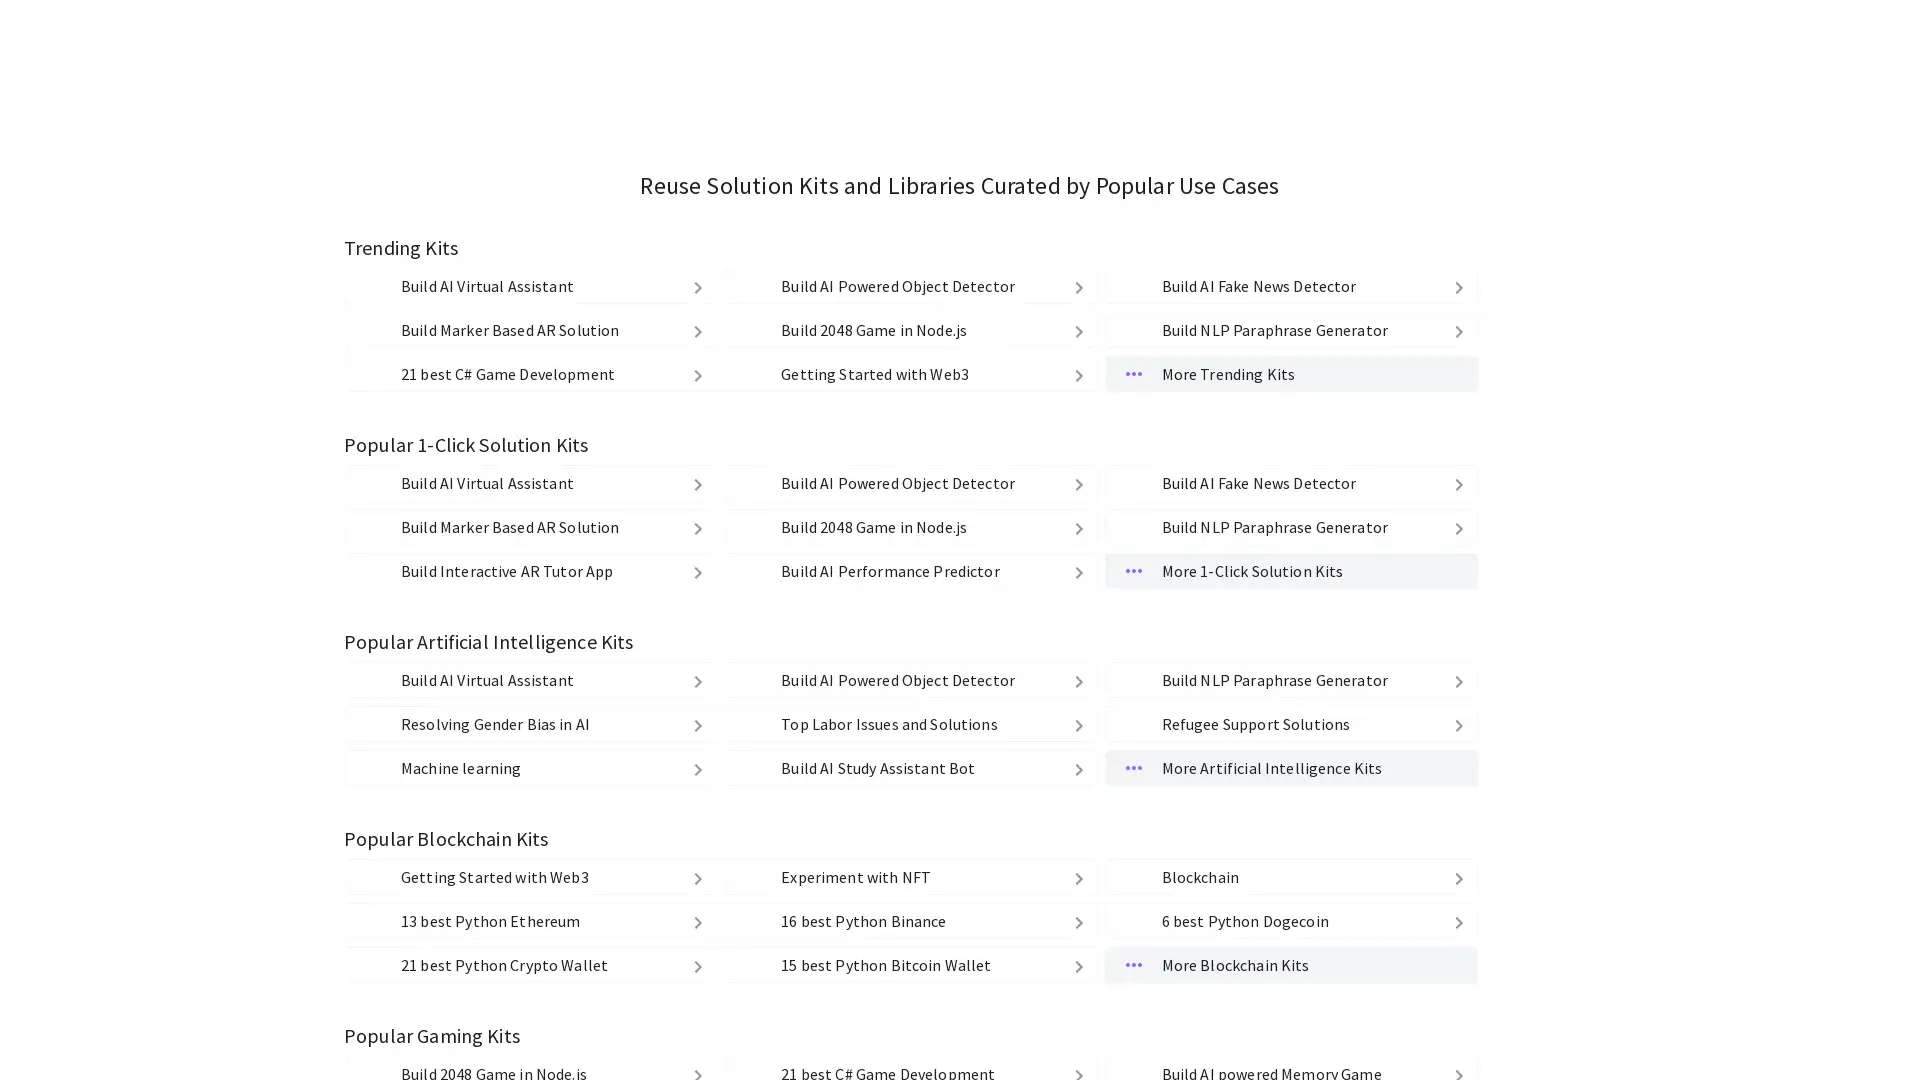 This screenshot has height=1080, width=1920. I want to click on High, so click(988, 504).